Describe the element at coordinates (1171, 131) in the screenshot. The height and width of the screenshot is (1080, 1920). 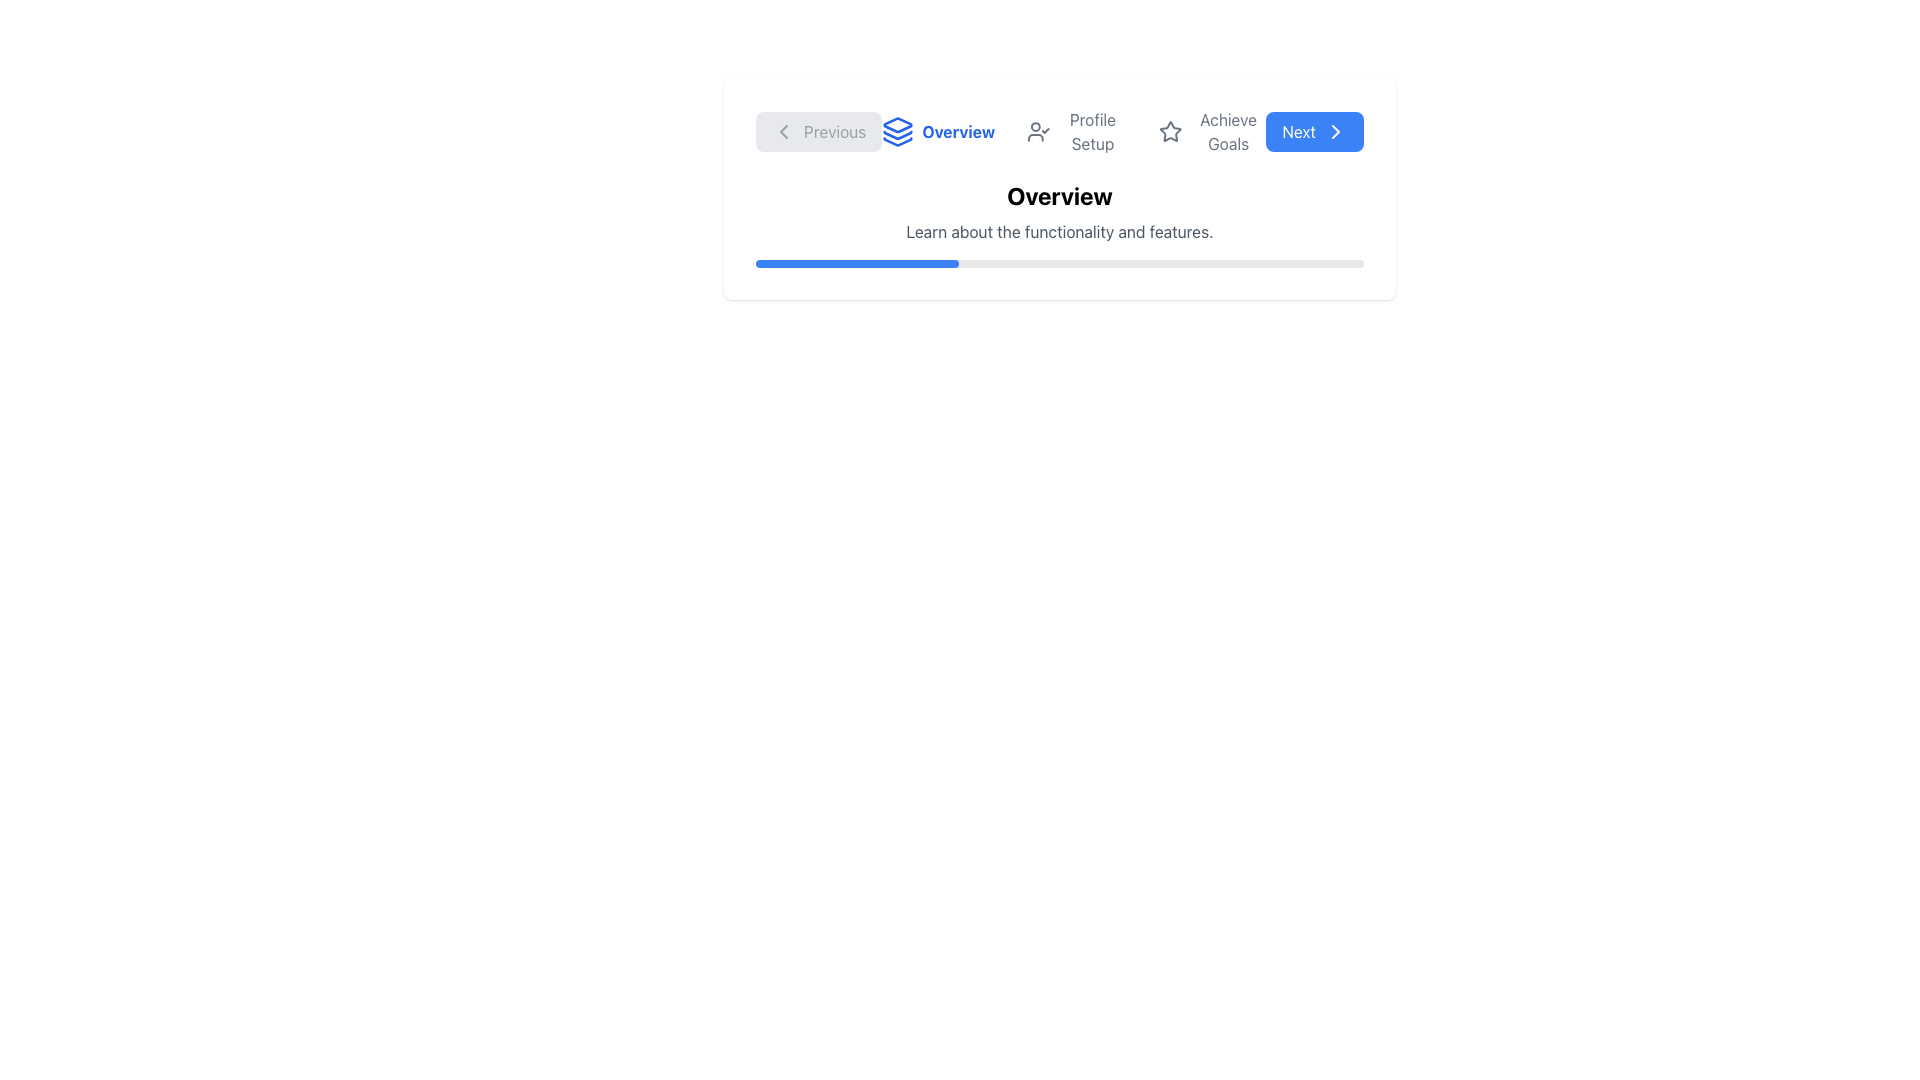
I see `the decorative or interactive icon located near the center of the header section, which serves as a navigation button or visual status indicator` at that location.